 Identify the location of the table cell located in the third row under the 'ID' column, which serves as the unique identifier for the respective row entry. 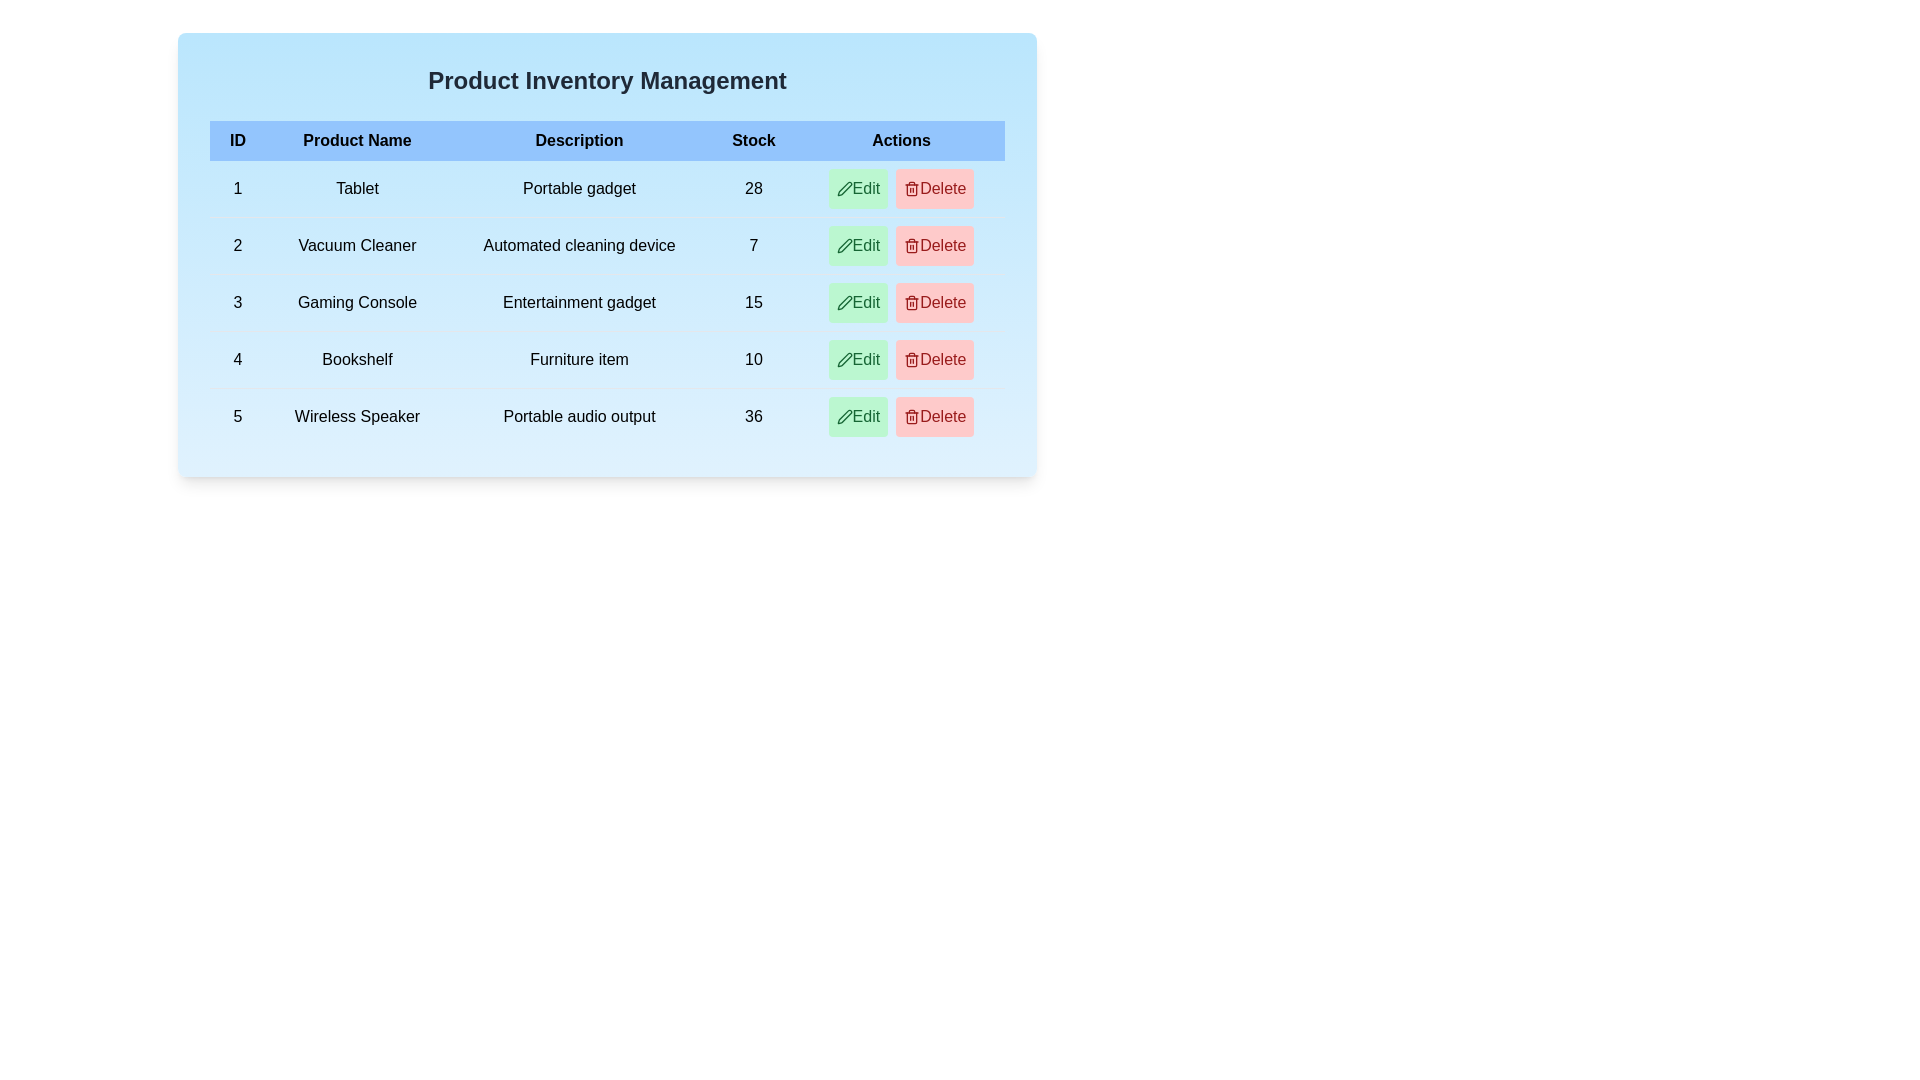
(237, 303).